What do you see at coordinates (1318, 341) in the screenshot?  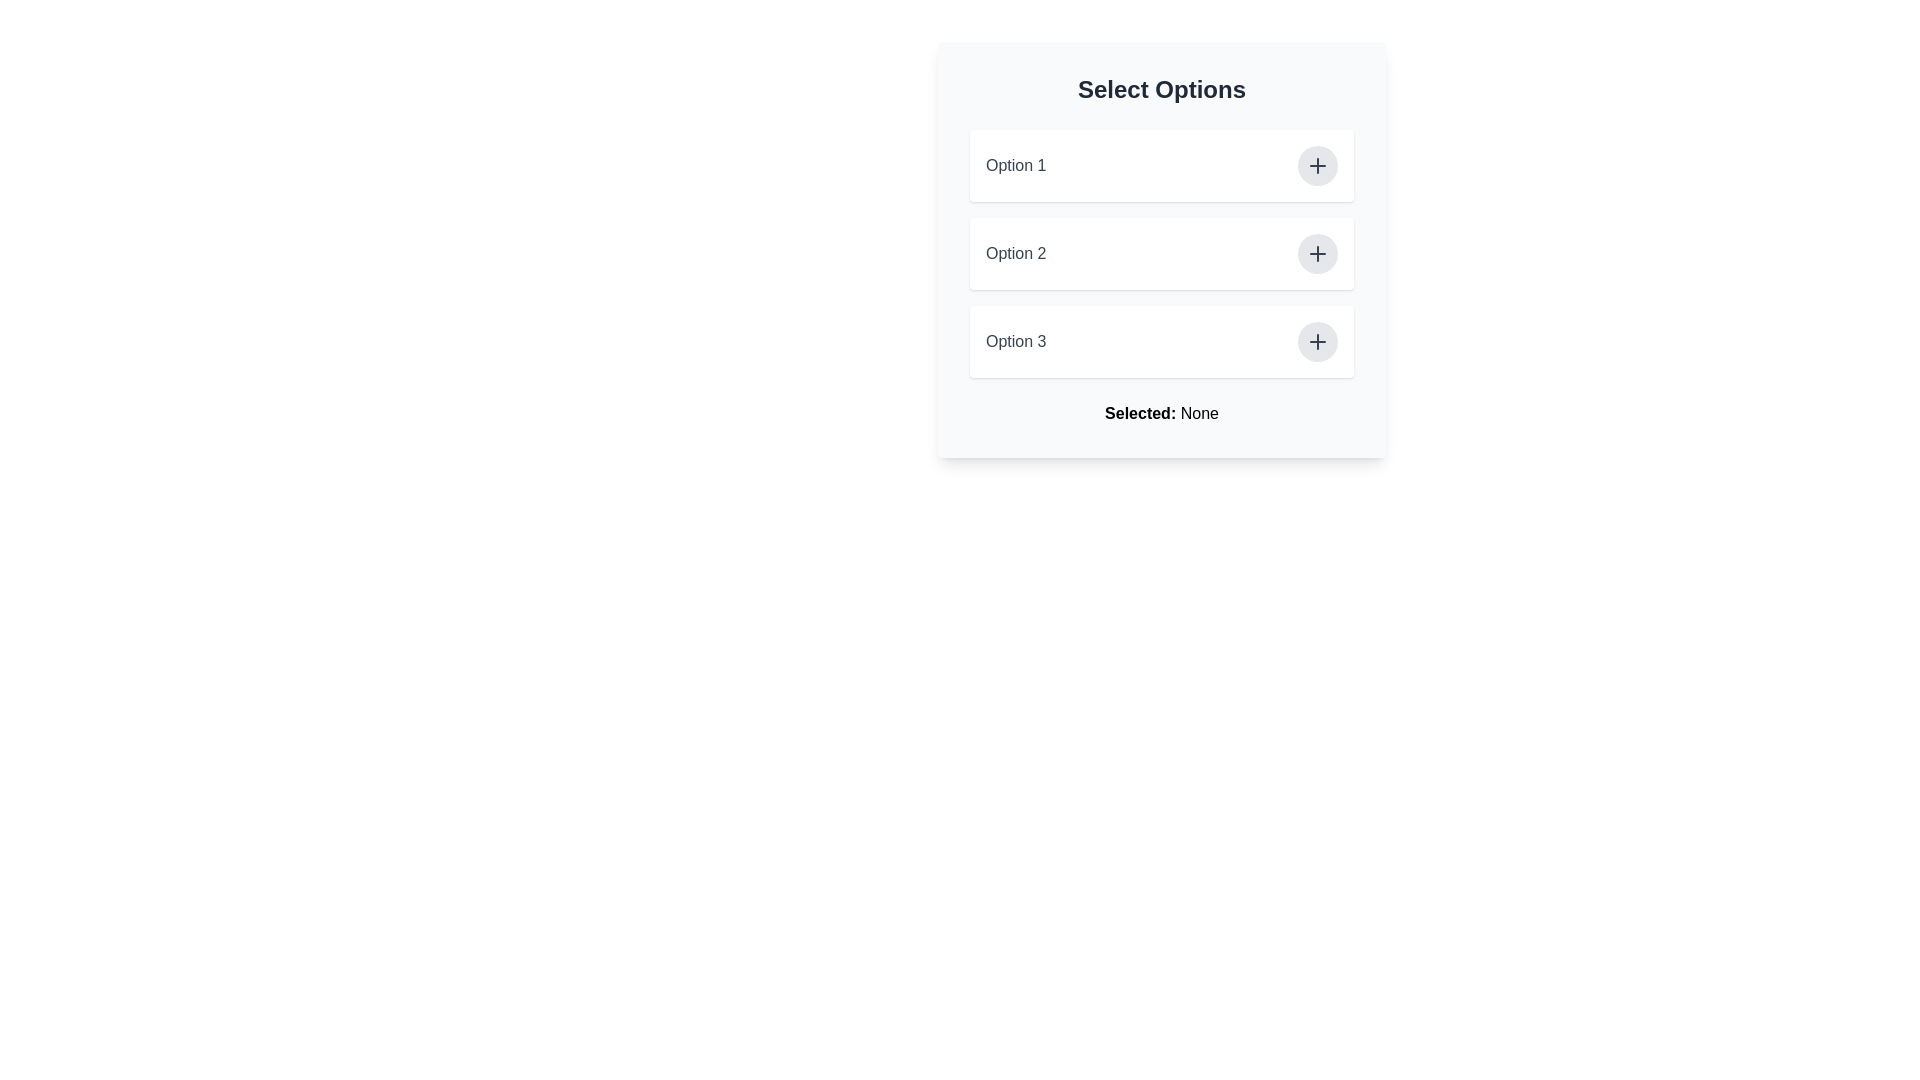 I see `the small circular button with a '+' icon located to the far right of the row labeled 'Option 3'` at bounding box center [1318, 341].